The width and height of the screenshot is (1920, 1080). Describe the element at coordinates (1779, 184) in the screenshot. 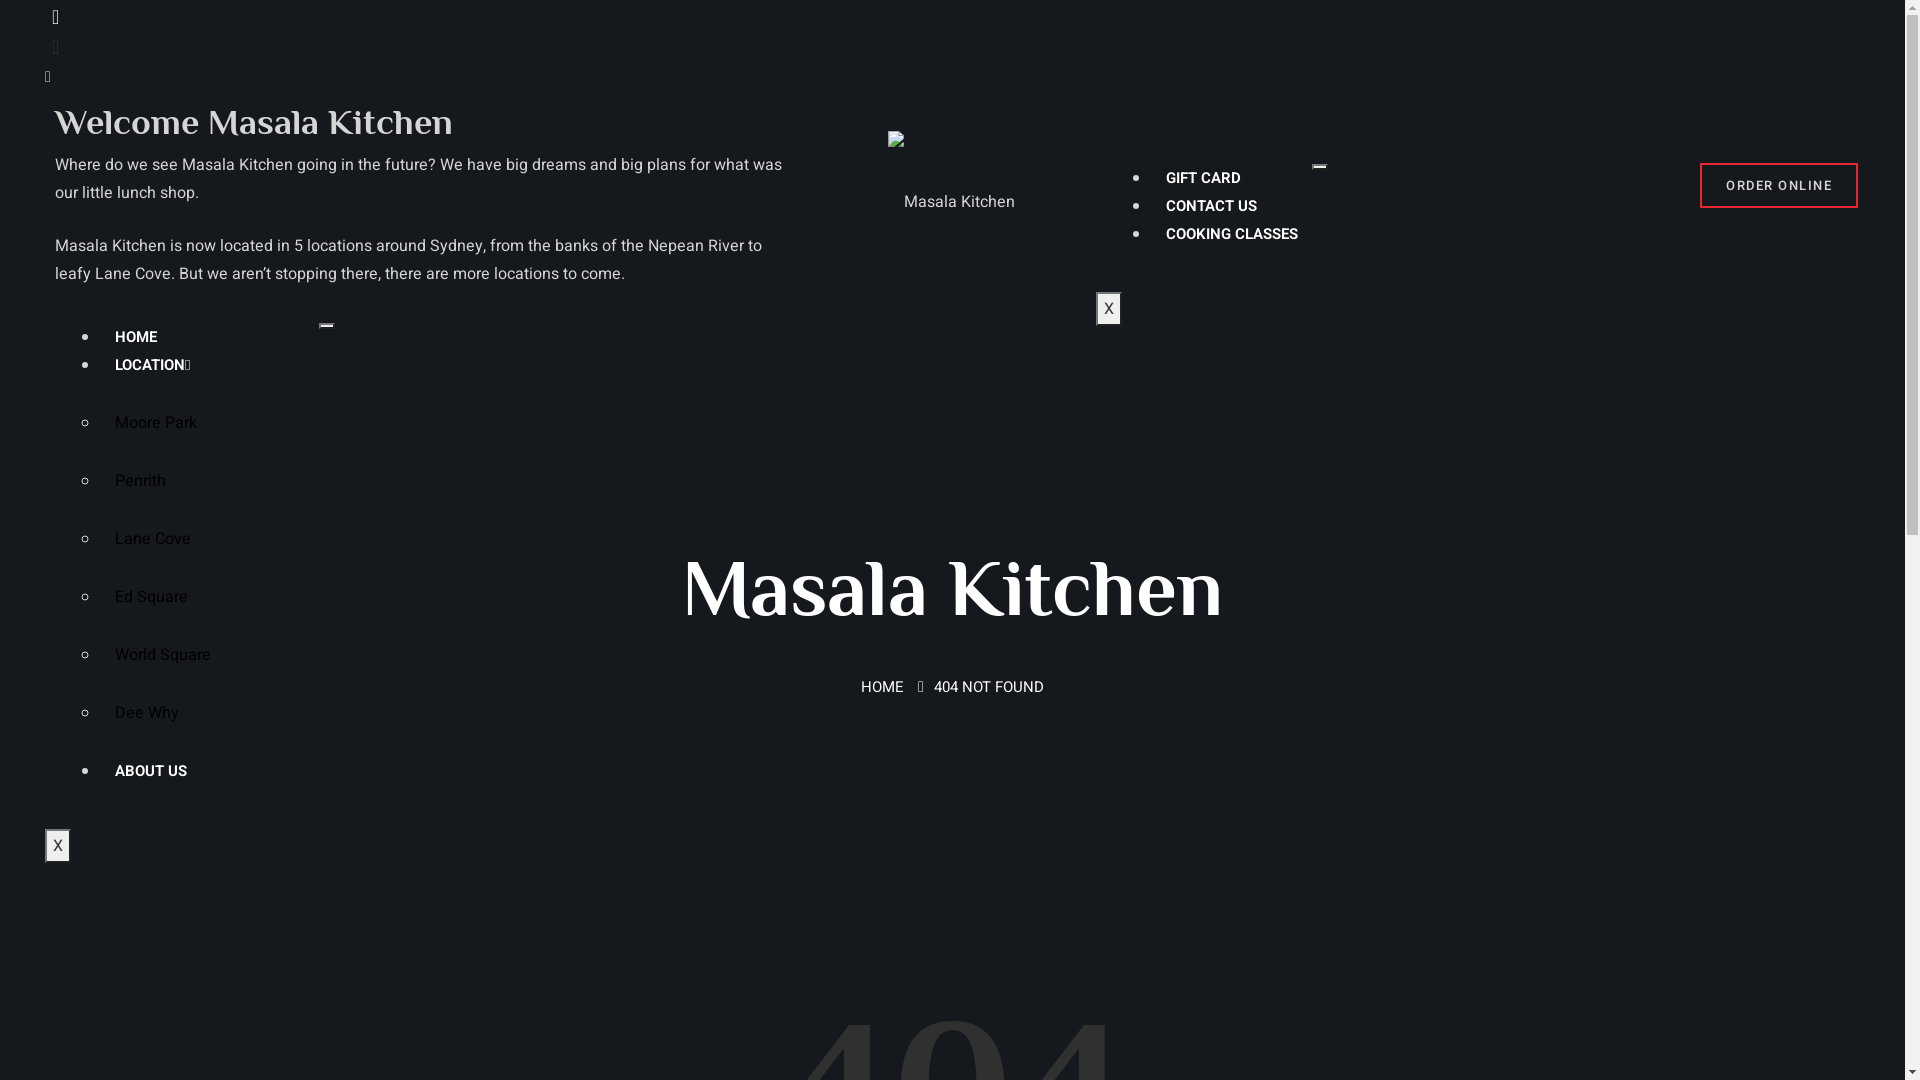

I see `'ORDER ONLINE'` at that location.